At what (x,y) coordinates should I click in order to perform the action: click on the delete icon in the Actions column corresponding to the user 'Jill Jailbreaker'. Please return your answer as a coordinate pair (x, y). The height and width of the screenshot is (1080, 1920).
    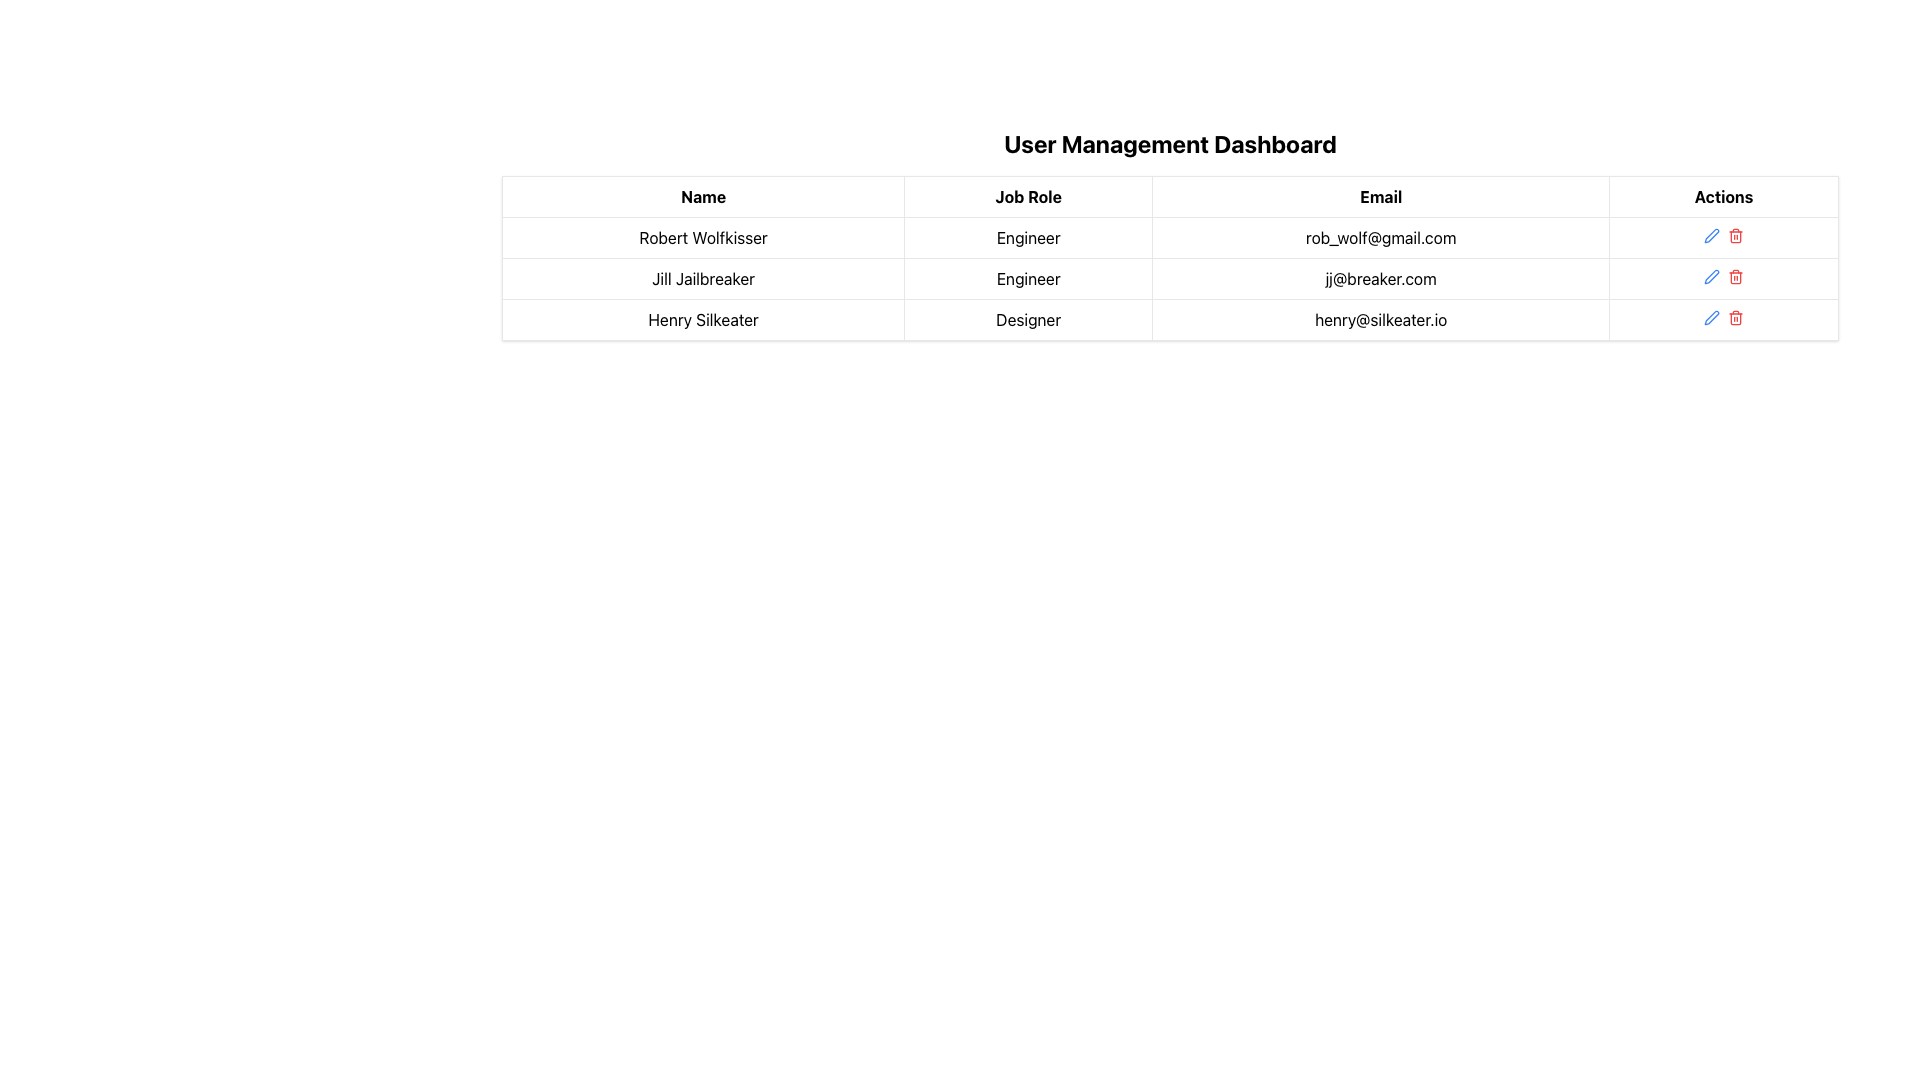
    Looking at the image, I should click on (1735, 277).